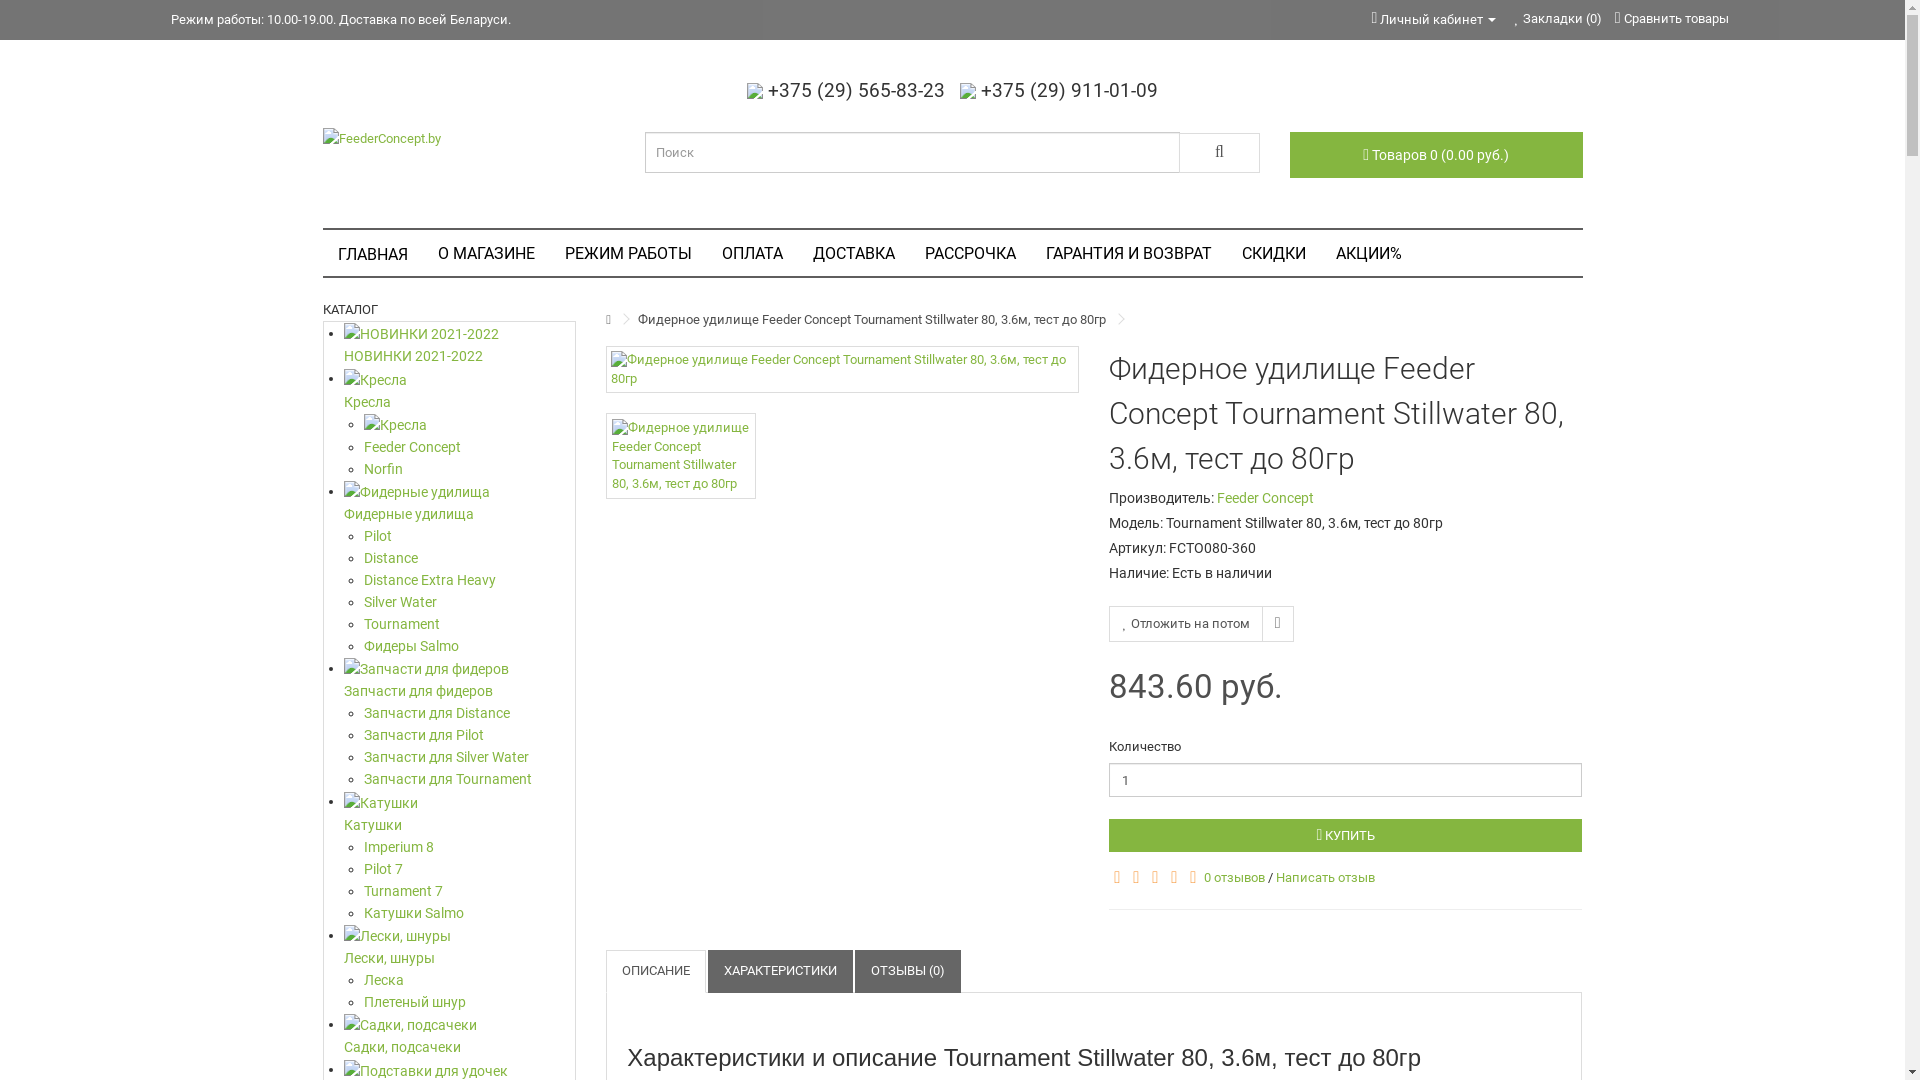 The image size is (1920, 1080). What do you see at coordinates (469, 890) in the screenshot?
I see `'Turnament 7'` at bounding box center [469, 890].